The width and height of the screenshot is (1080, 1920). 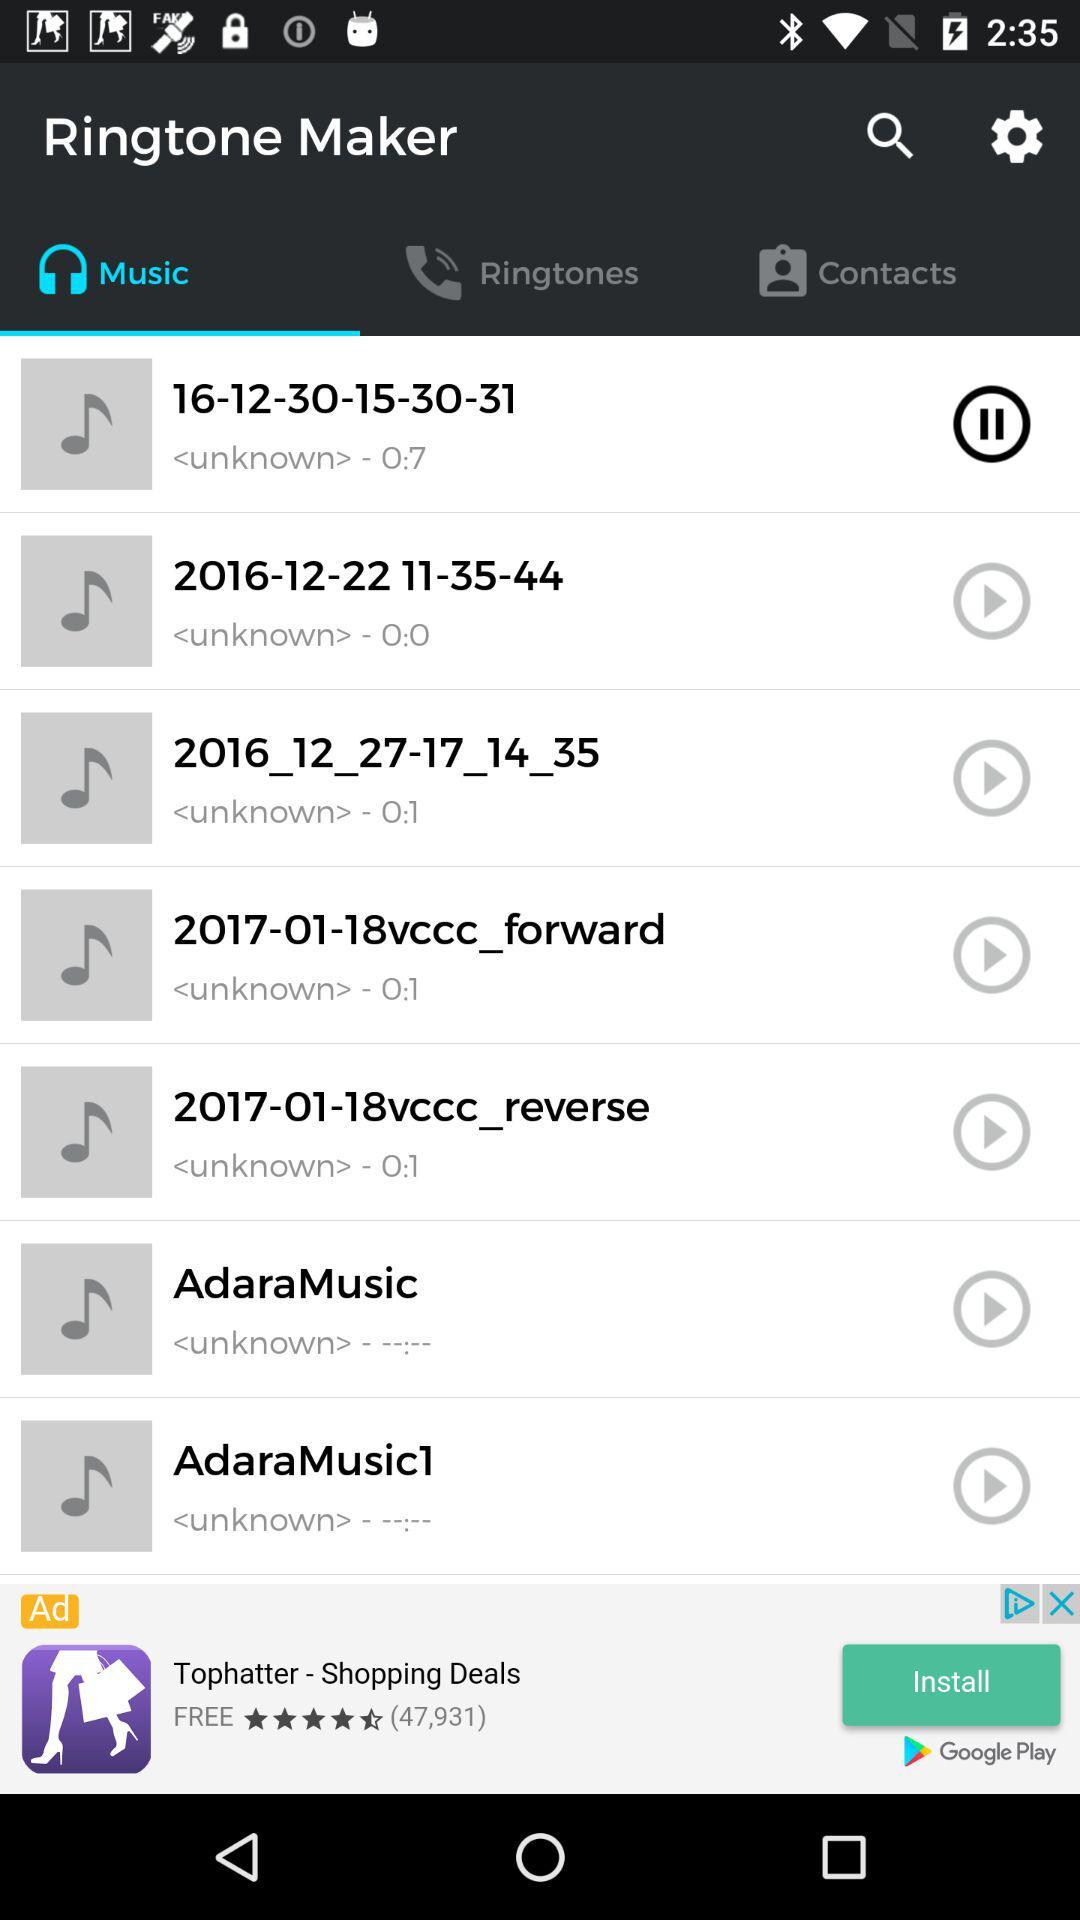 I want to click on pause playback, so click(x=991, y=423).